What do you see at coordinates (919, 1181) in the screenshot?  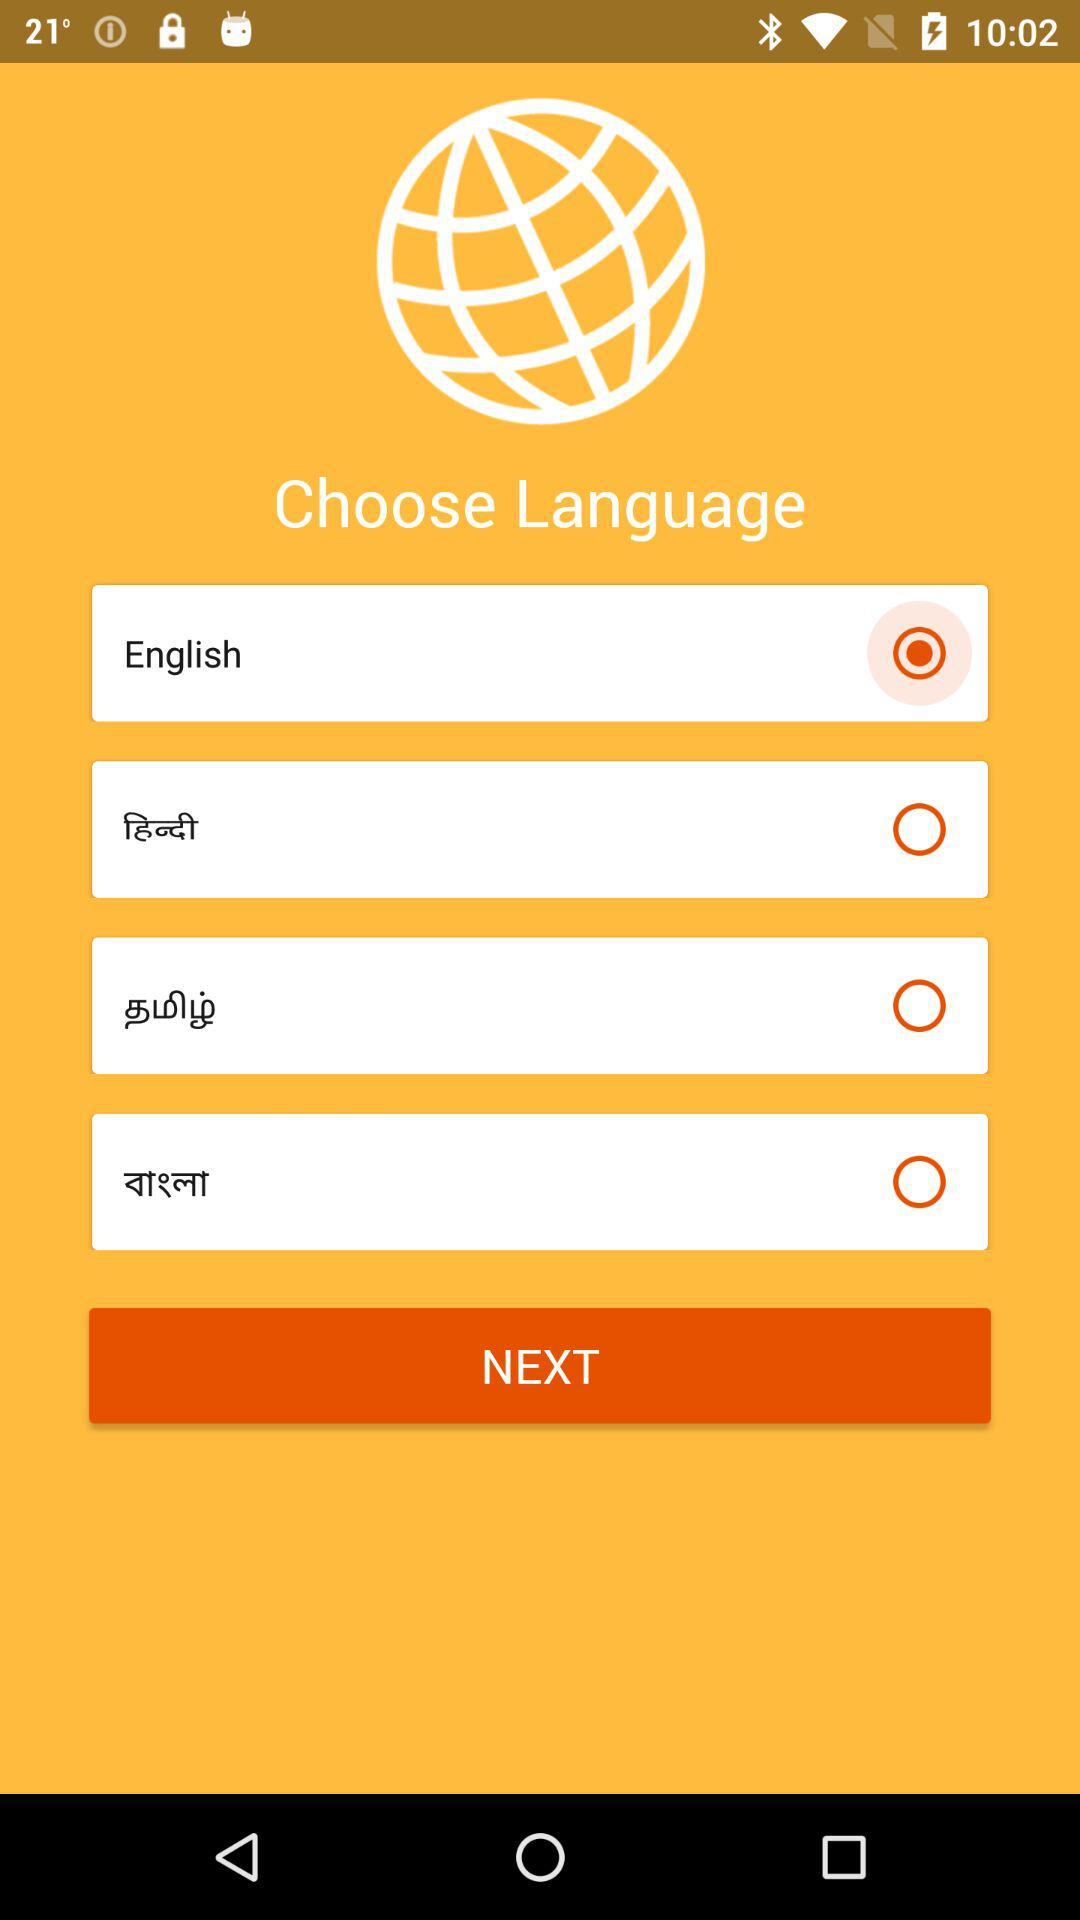 I see `choose button` at bounding box center [919, 1181].